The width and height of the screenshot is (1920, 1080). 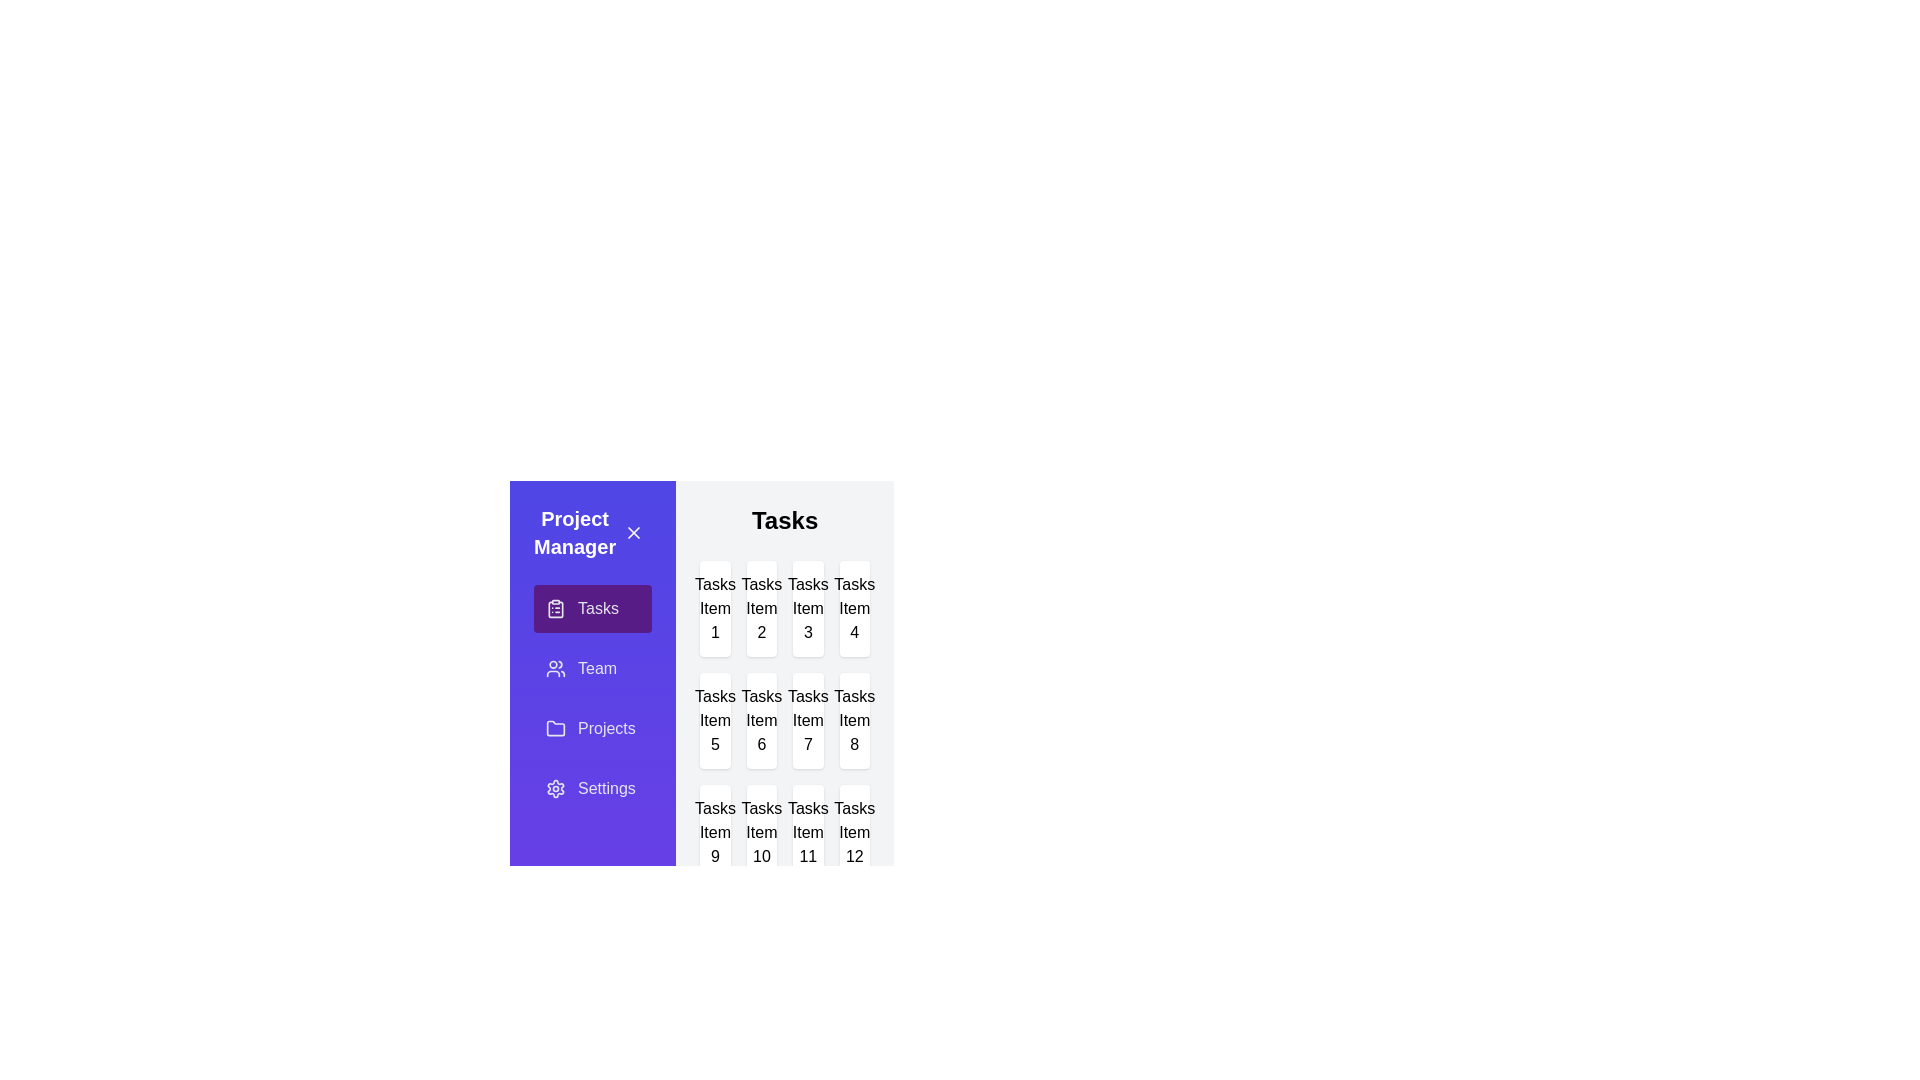 What do you see at coordinates (592, 788) in the screenshot?
I see `the Settings tab by clicking on it` at bounding box center [592, 788].